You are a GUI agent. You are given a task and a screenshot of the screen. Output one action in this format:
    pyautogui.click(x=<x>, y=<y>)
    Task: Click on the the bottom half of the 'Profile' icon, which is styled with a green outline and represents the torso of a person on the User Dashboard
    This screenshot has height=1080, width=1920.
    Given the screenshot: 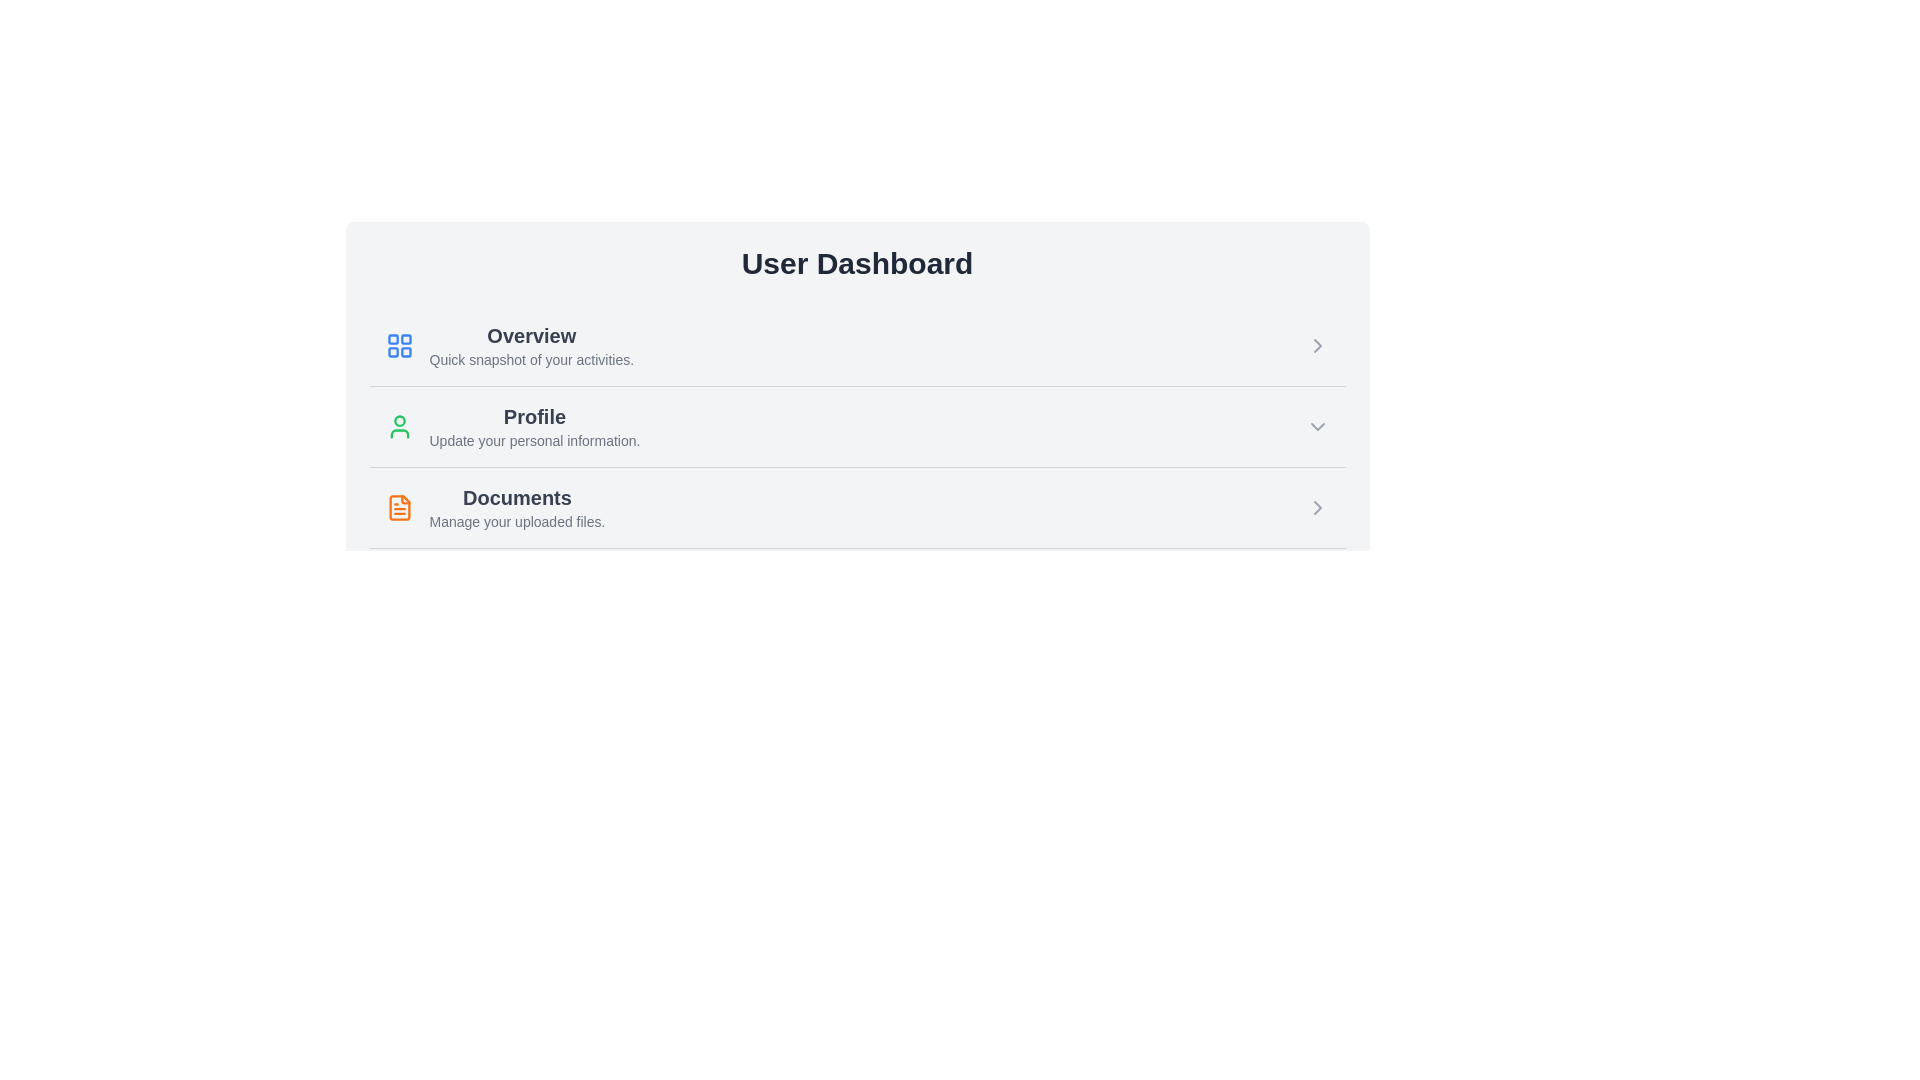 What is the action you would take?
    pyautogui.click(x=399, y=433)
    